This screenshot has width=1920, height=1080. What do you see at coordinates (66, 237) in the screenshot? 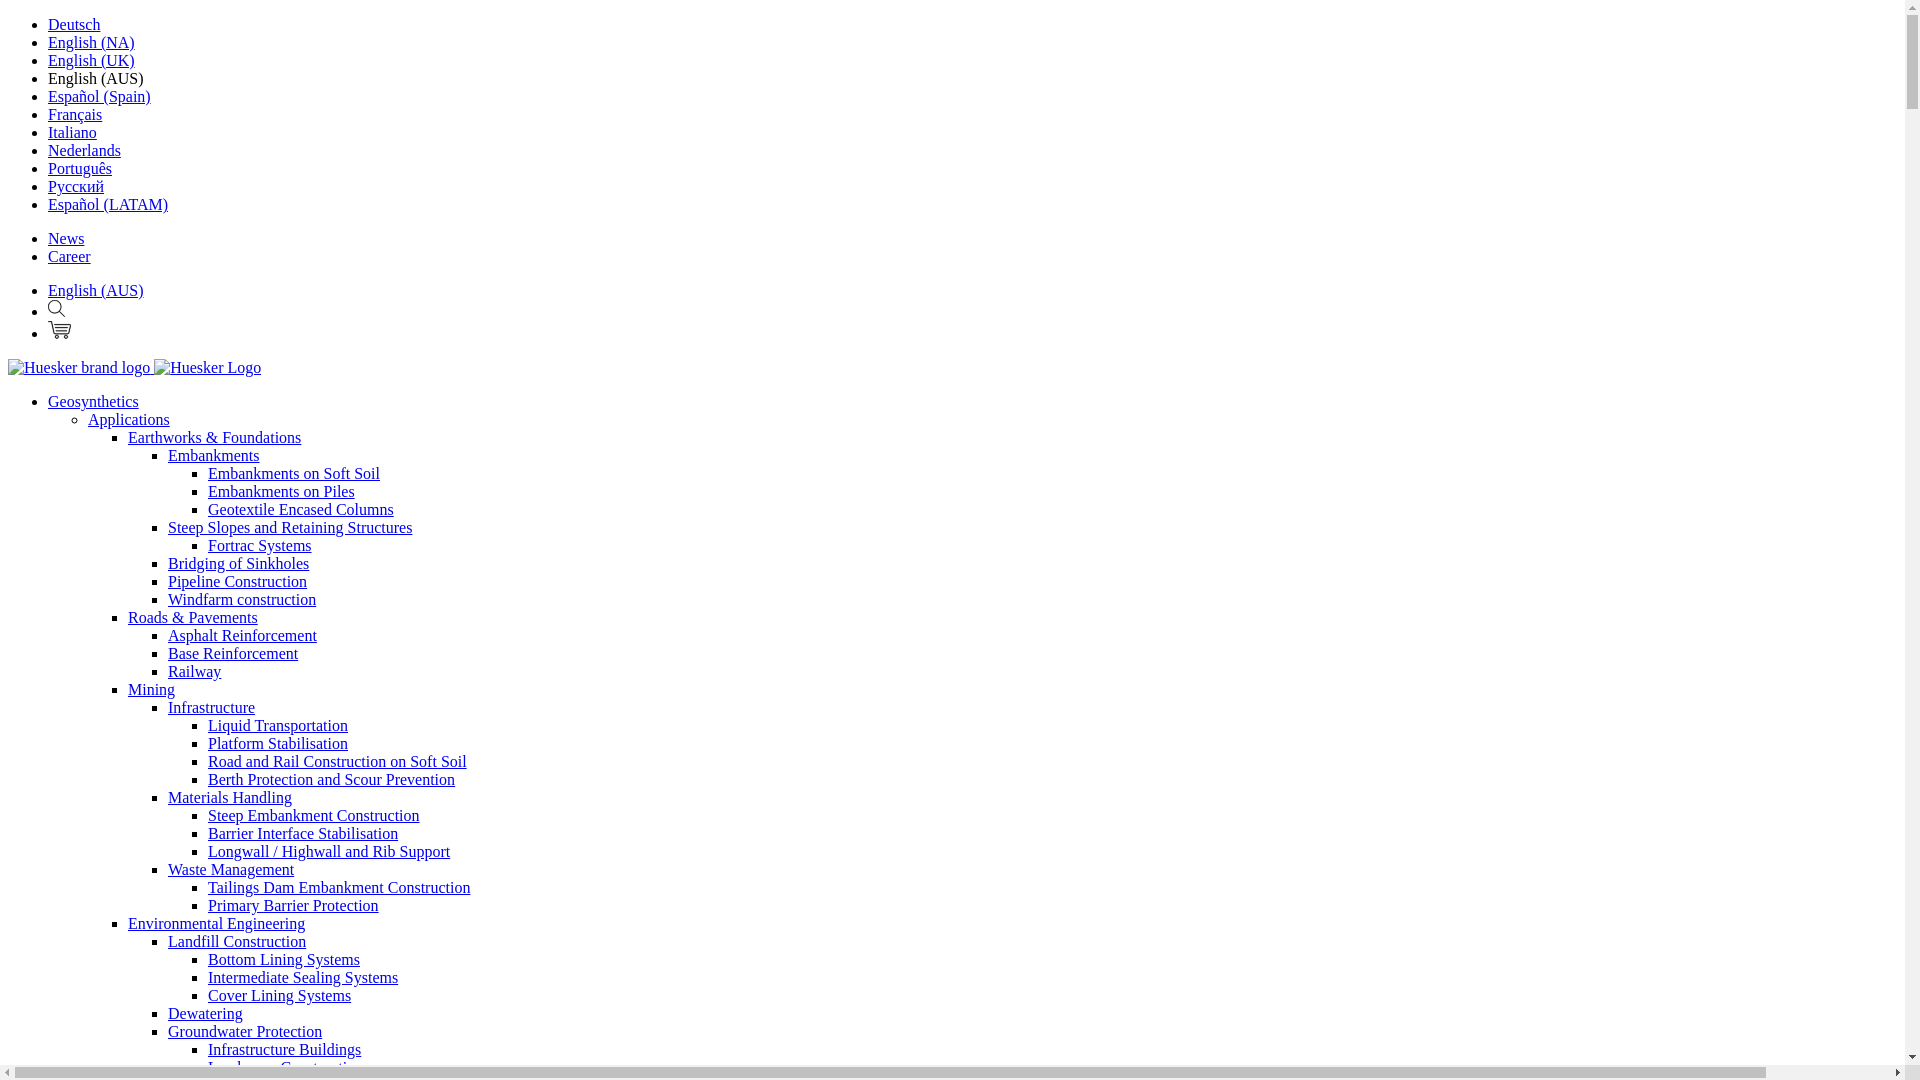
I see `'News'` at bounding box center [66, 237].